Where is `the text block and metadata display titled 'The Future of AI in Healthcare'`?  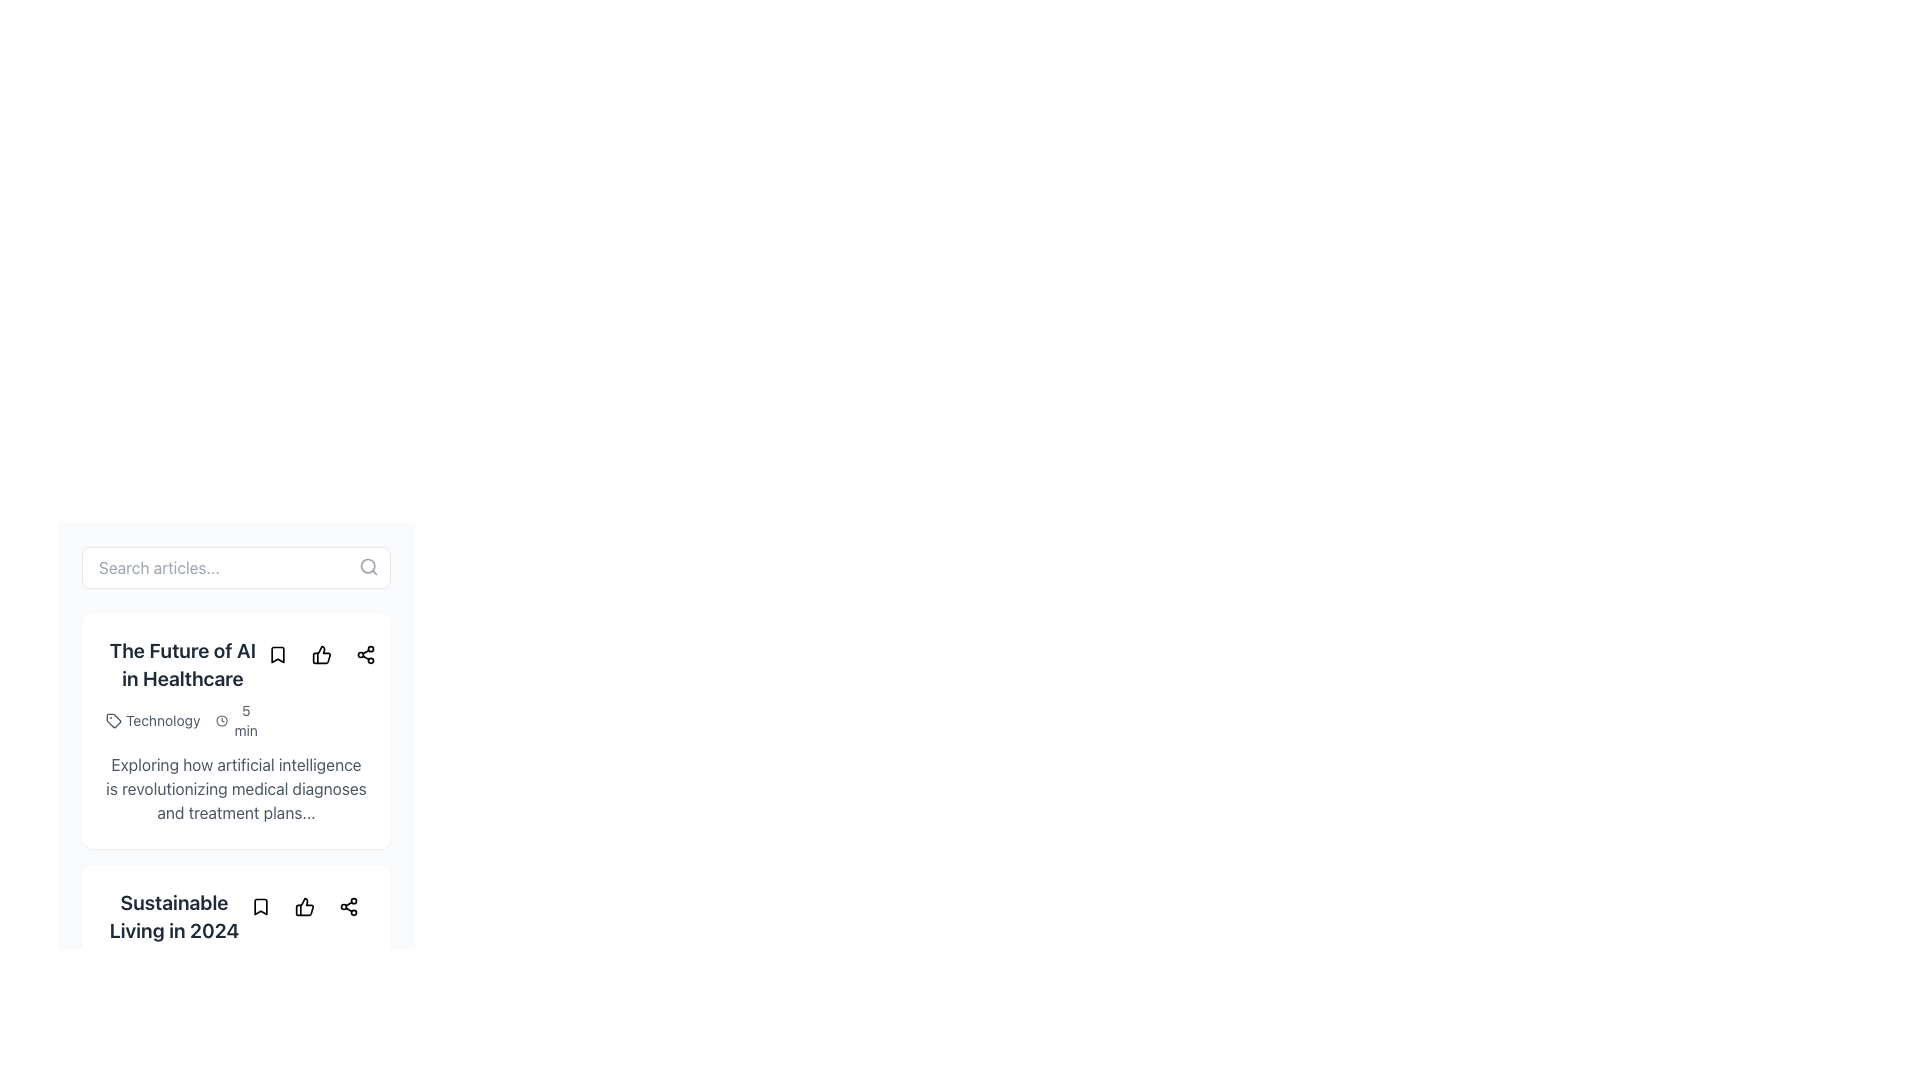
the text block and metadata display titled 'The Future of AI in Healthcare' is located at coordinates (182, 688).